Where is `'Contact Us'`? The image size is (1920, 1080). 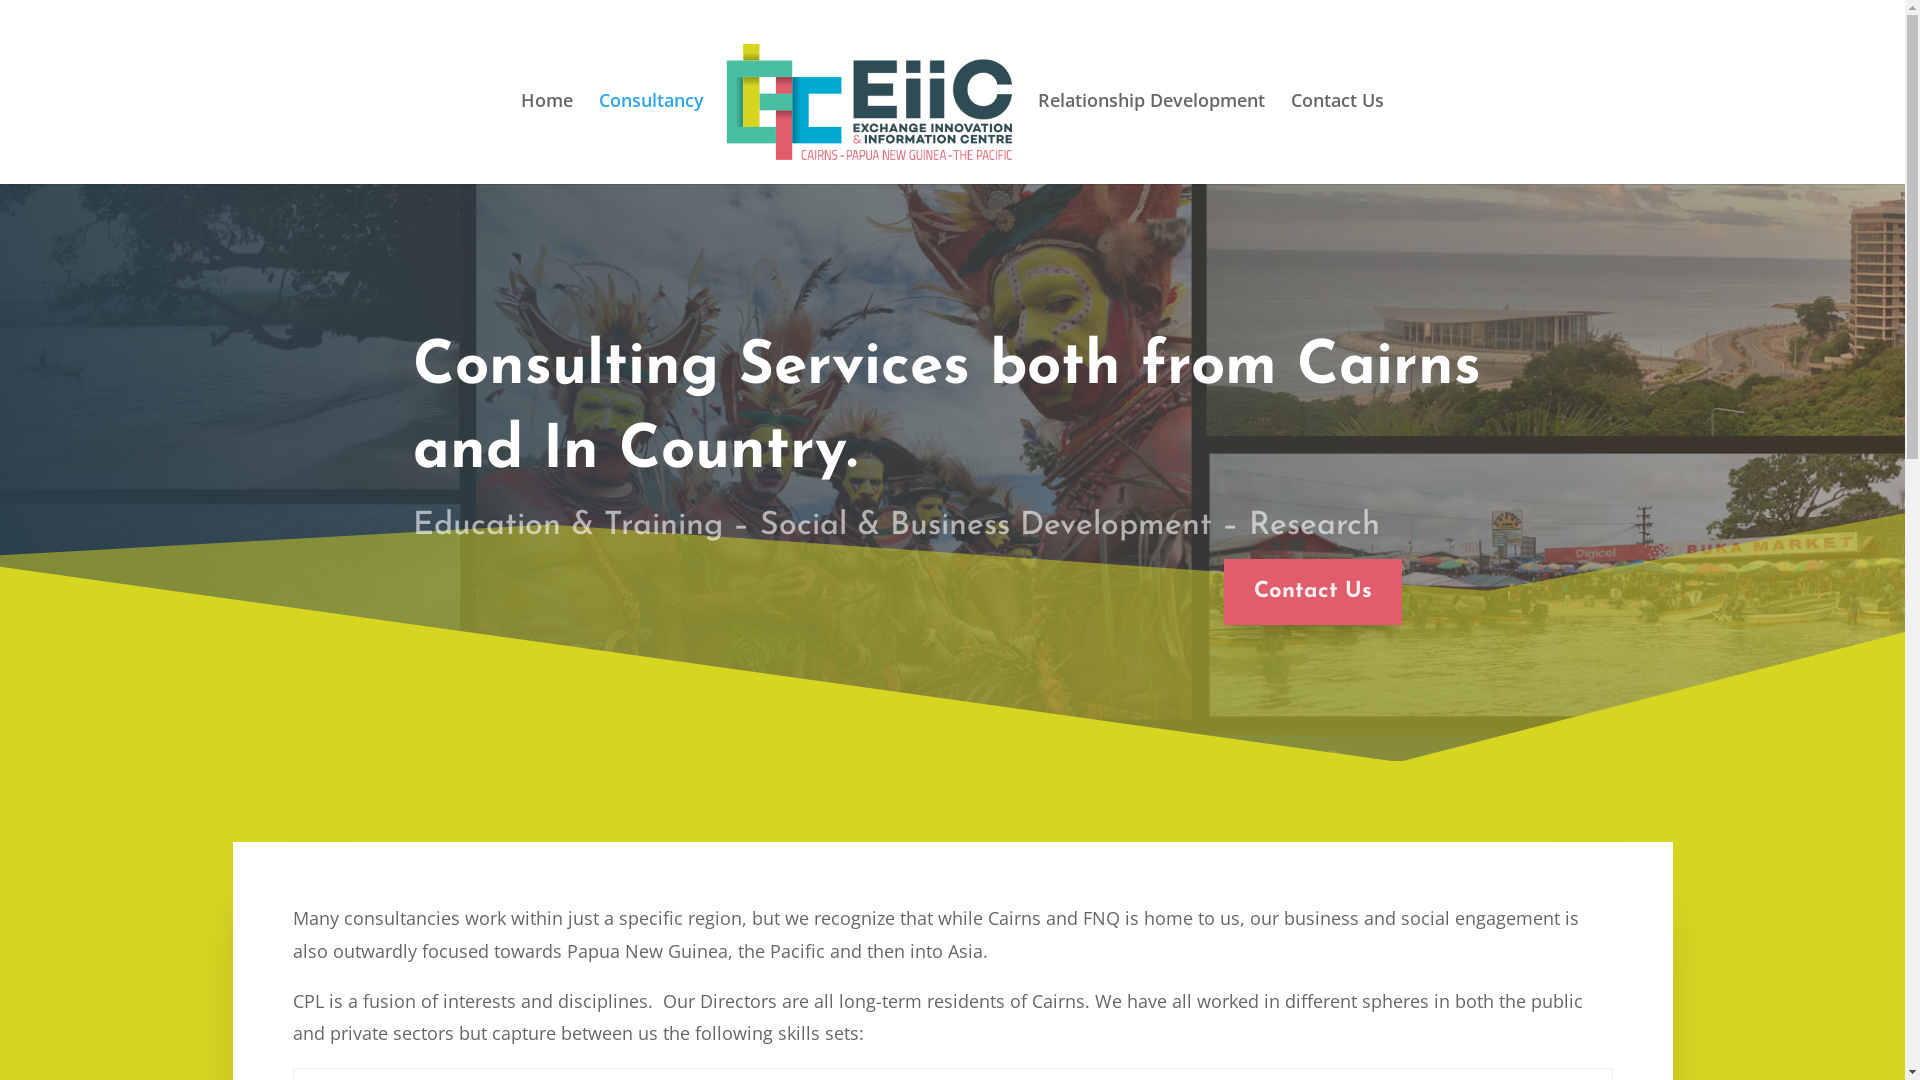 'Contact Us' is located at coordinates (1337, 128).